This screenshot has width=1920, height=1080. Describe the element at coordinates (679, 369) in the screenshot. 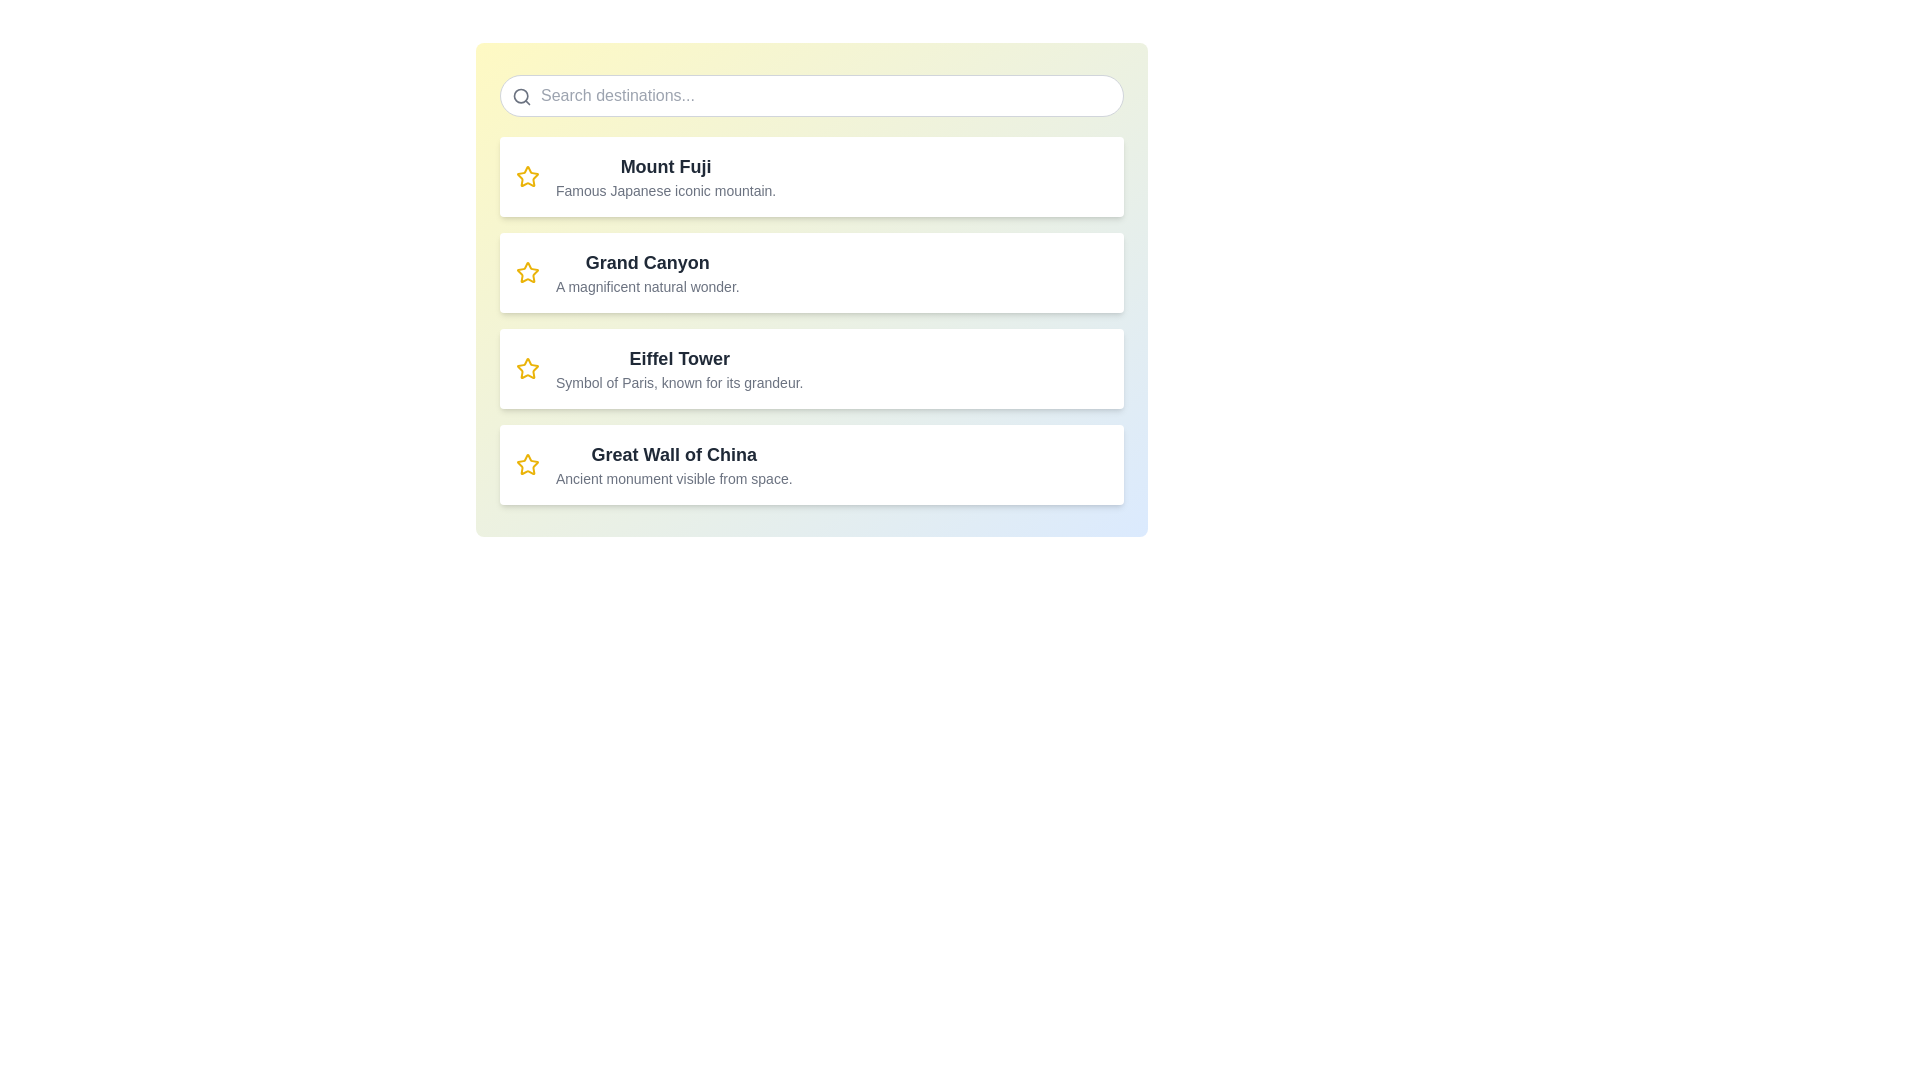

I see `the list item titled 'Eiffel Tower'` at that location.